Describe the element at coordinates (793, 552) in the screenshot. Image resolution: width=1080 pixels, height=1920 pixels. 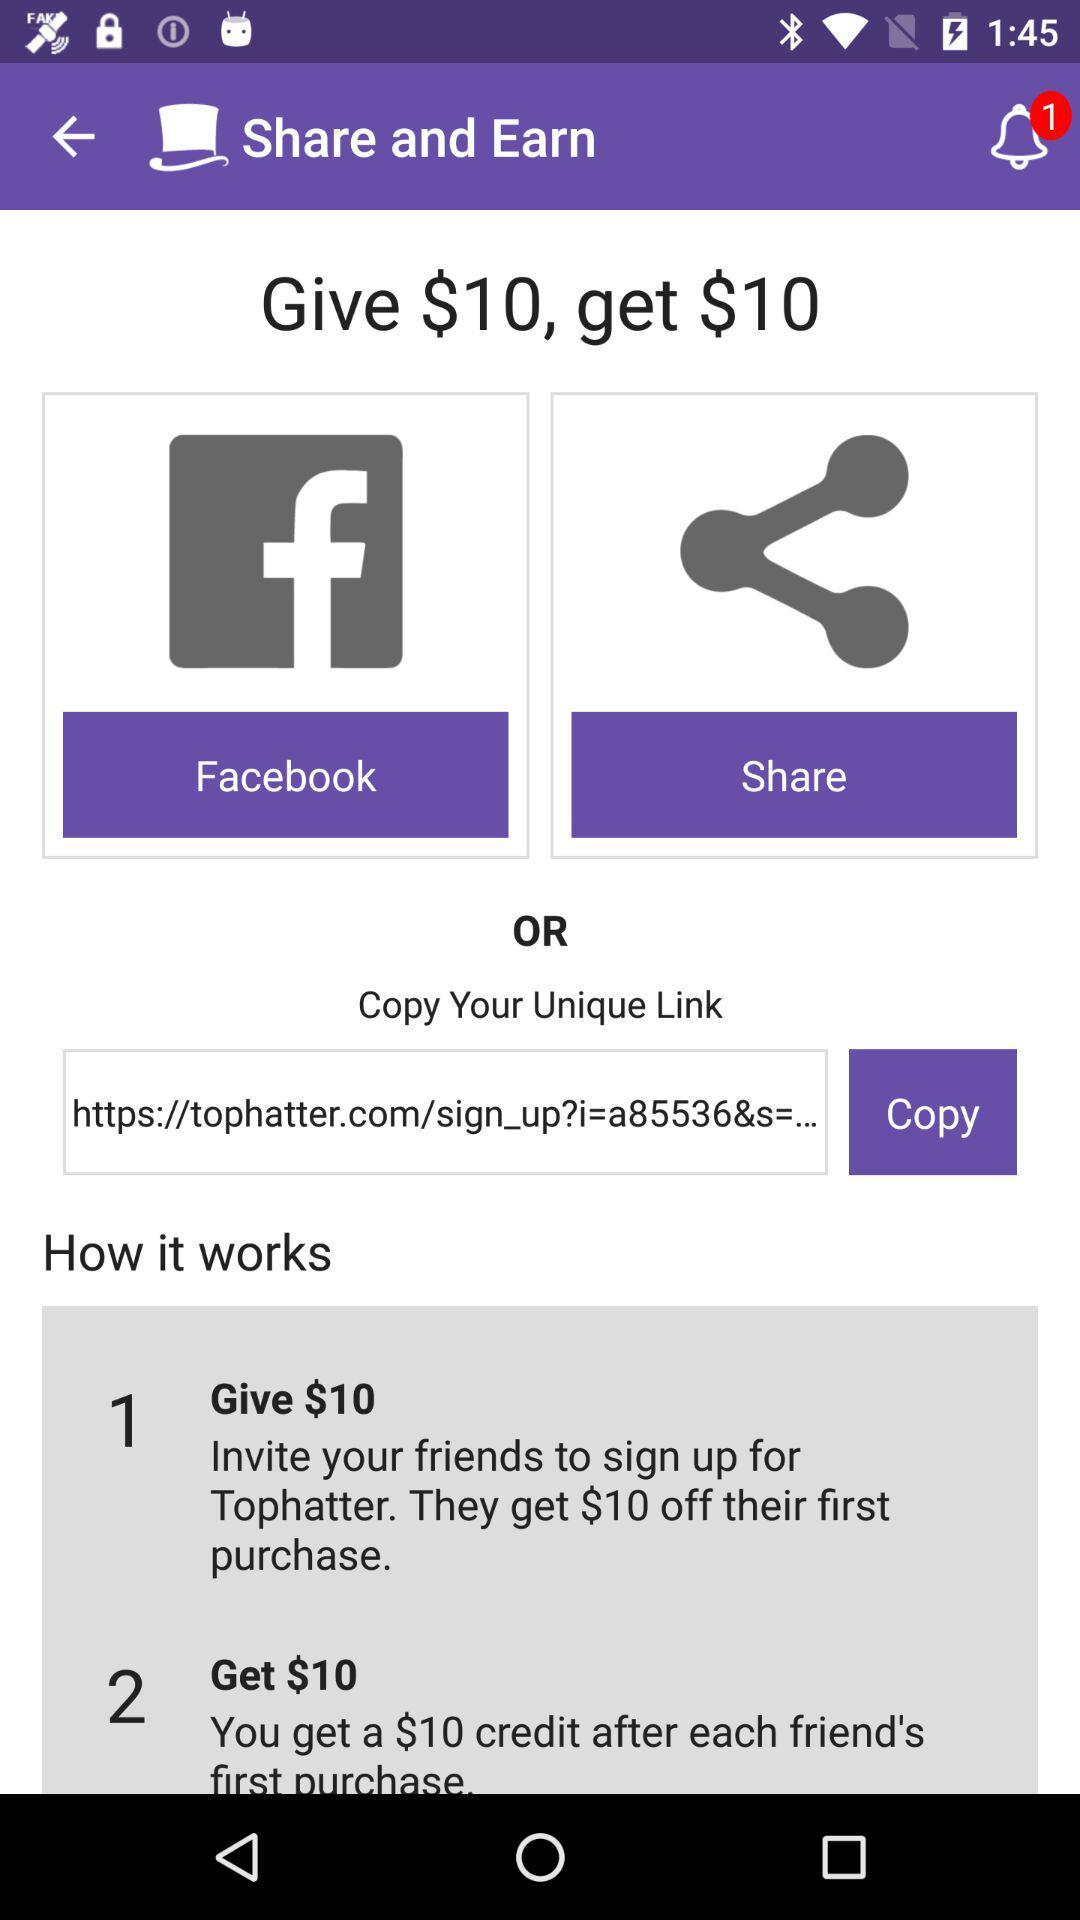
I see `click share` at that location.